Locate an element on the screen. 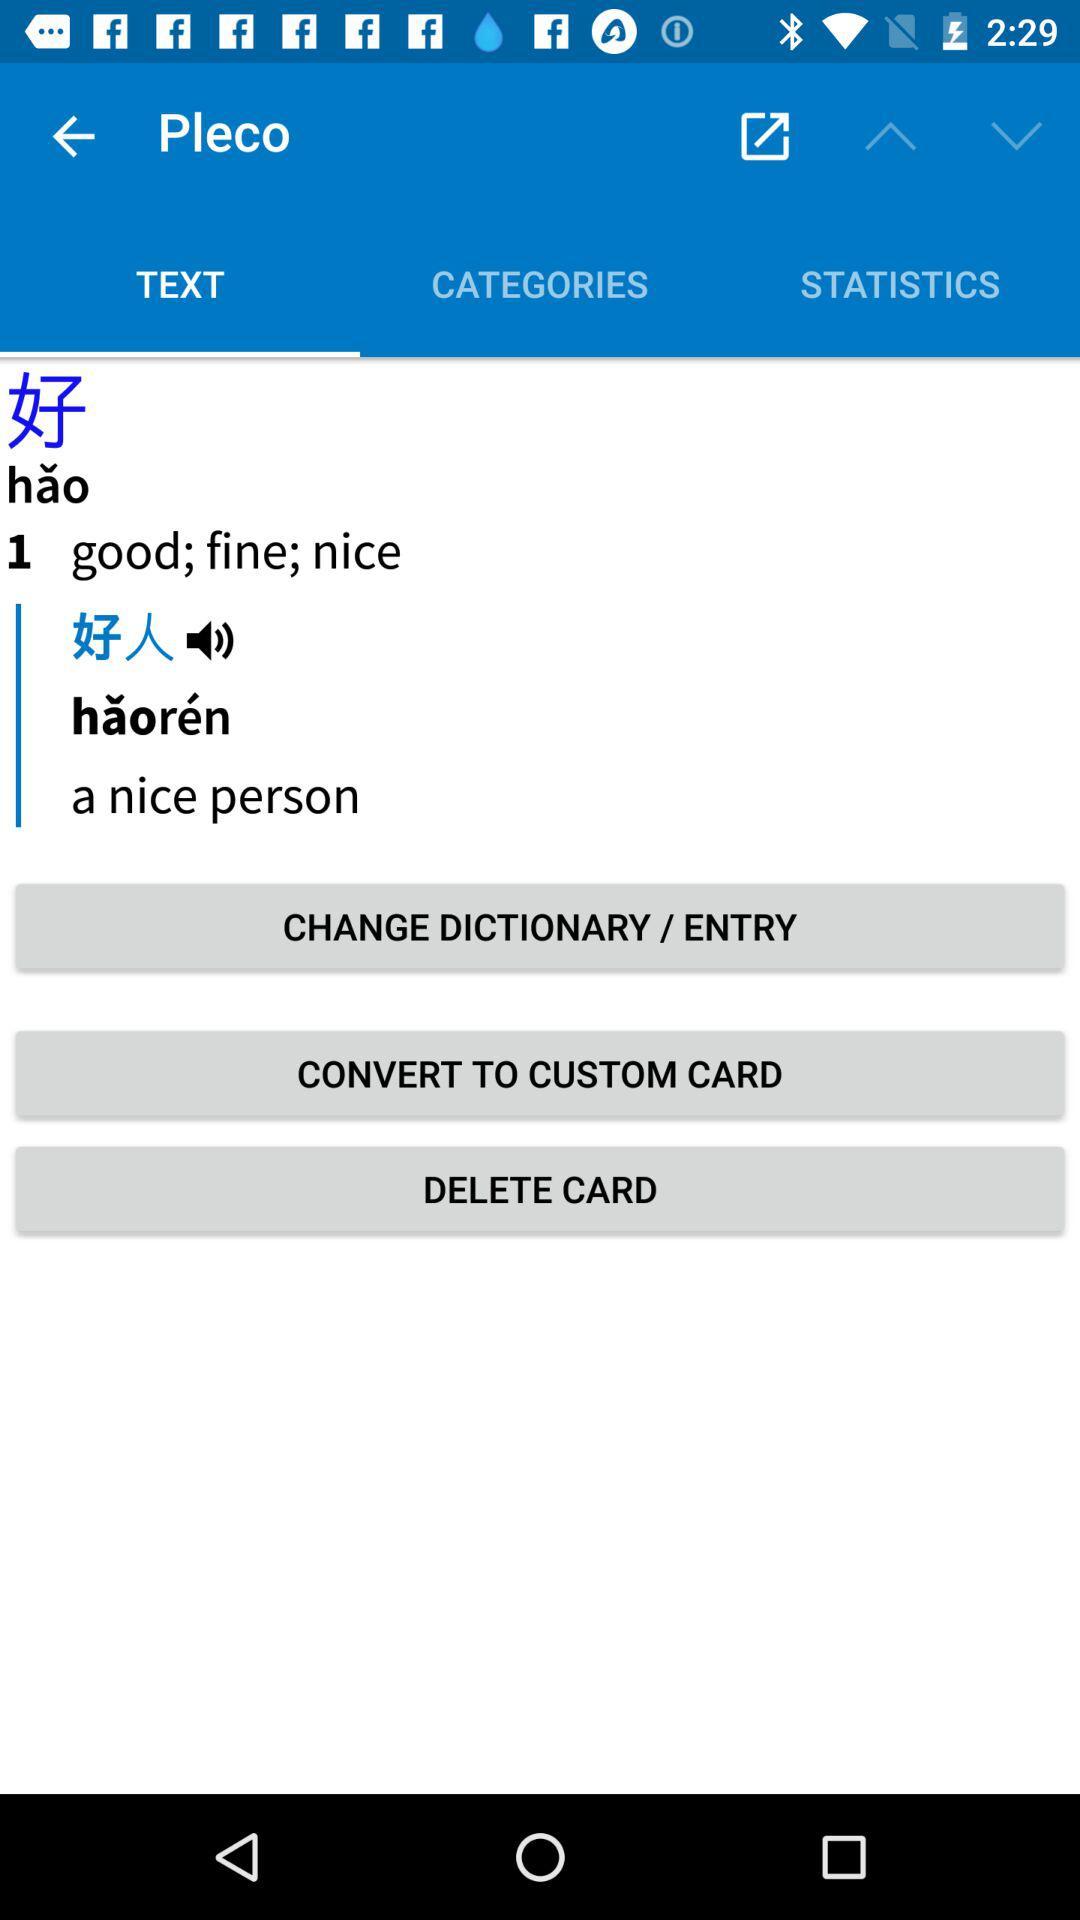  the change dictionary / entry is located at coordinates (540, 925).